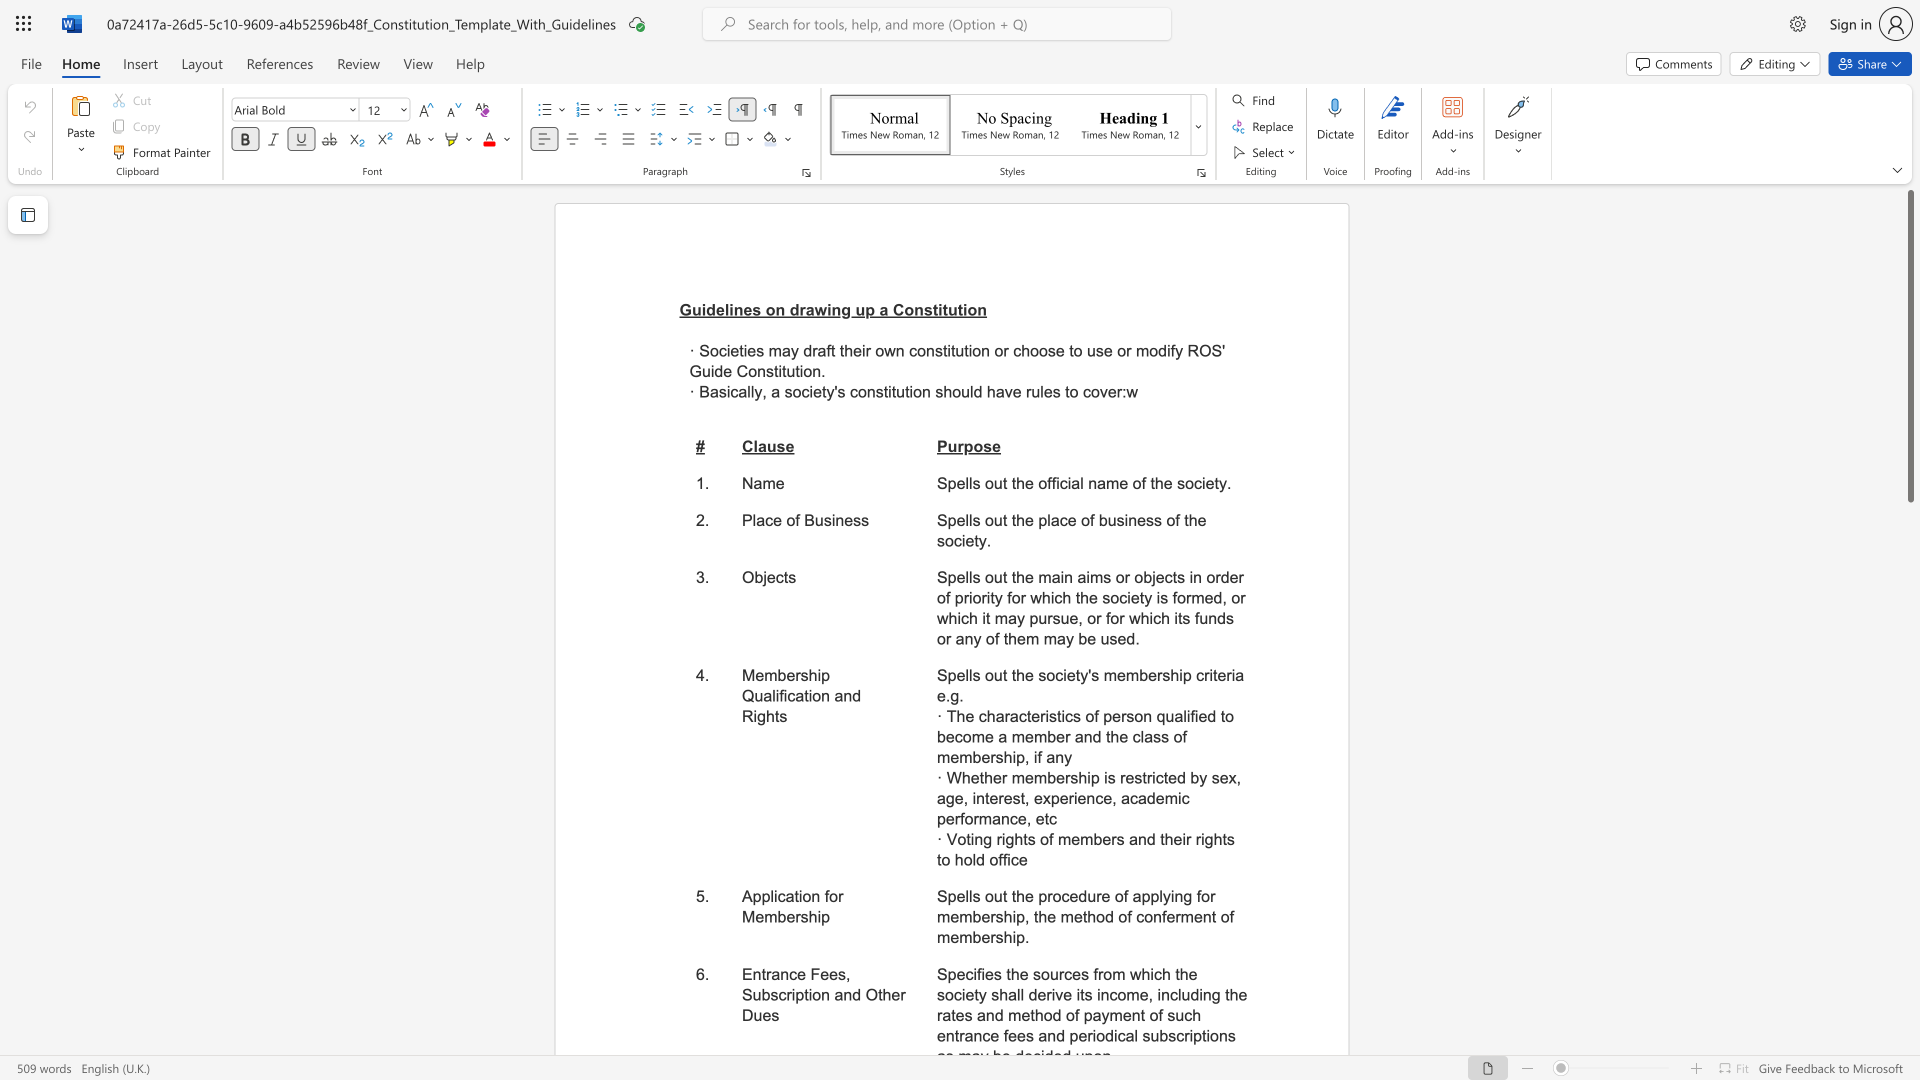 The image size is (1920, 1080). I want to click on the subset text "Applicati" within the text "Application for Membership", so click(741, 895).